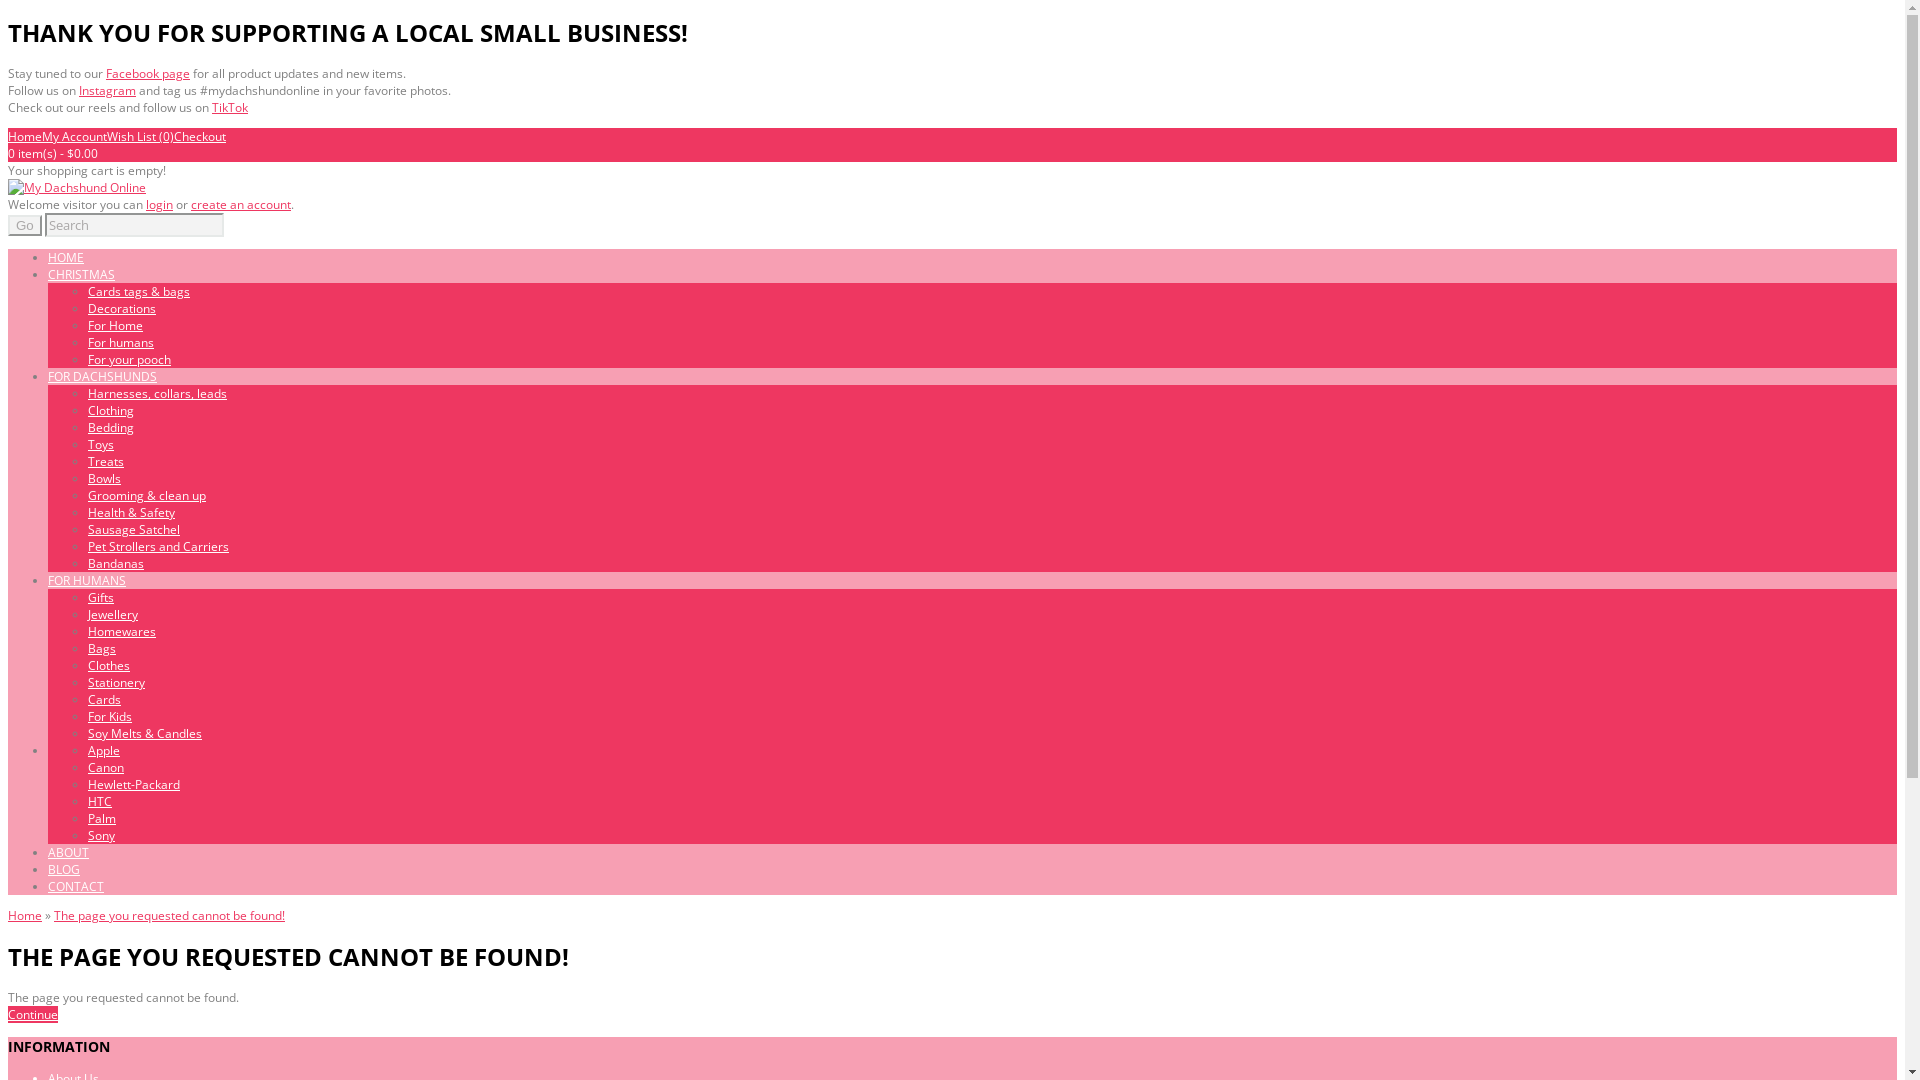 The height and width of the screenshot is (1080, 1920). I want to click on 'Bags', so click(100, 648).